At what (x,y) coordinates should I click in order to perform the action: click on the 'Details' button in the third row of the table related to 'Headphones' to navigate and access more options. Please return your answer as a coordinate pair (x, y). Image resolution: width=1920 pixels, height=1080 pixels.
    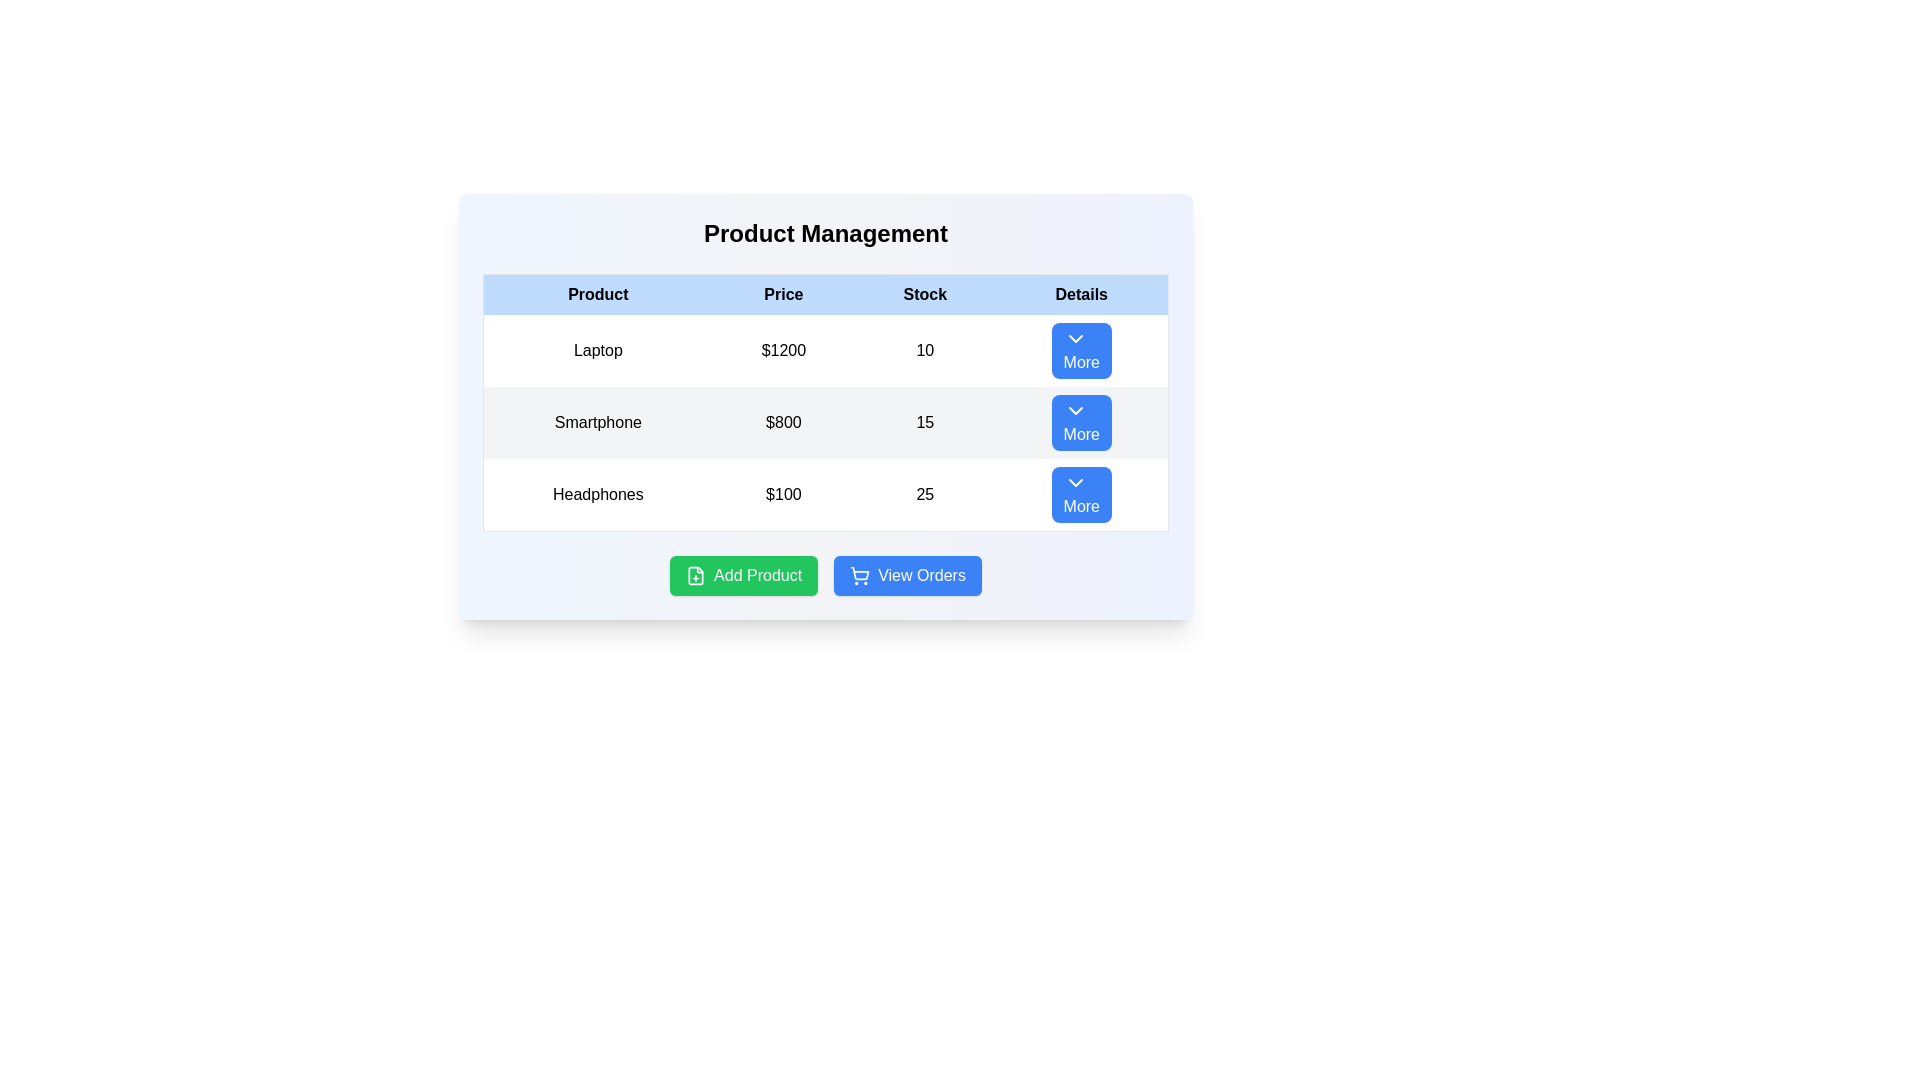
    Looking at the image, I should click on (1080, 494).